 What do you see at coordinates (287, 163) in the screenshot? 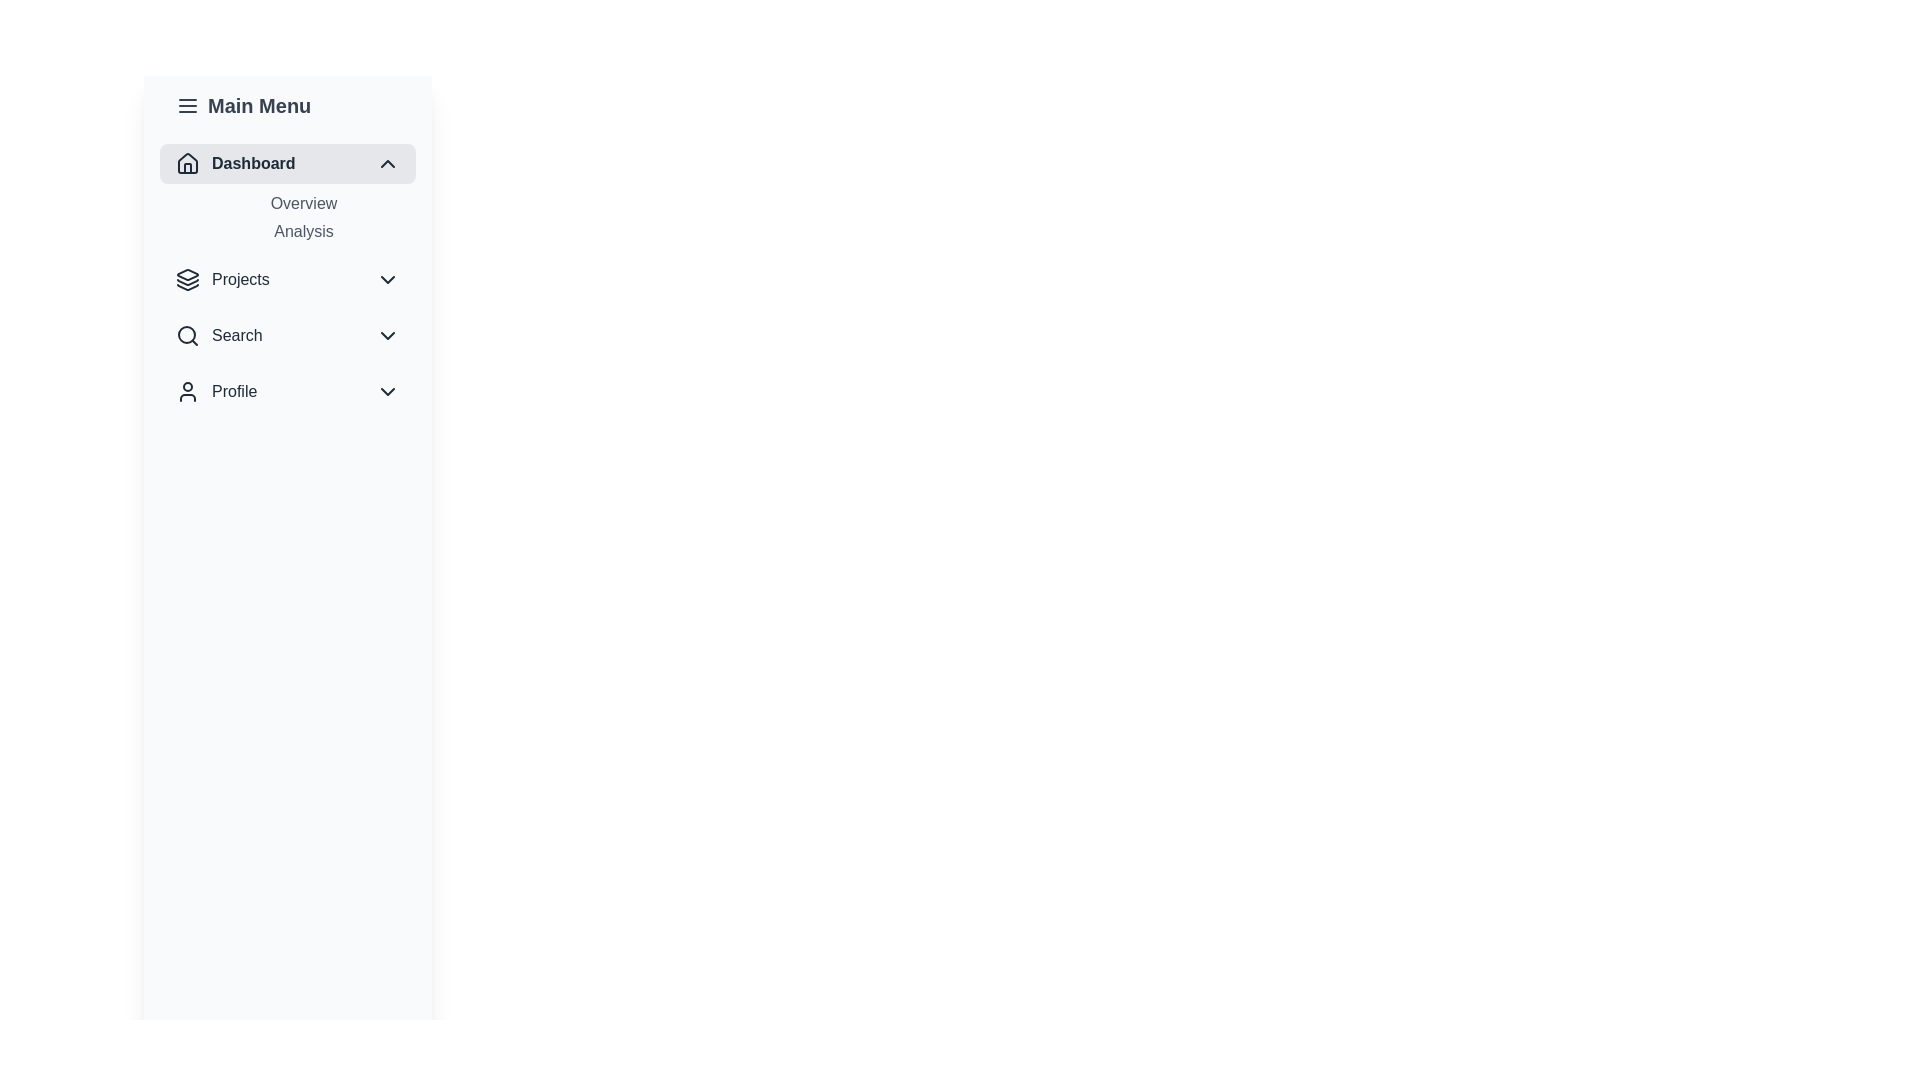
I see `the 'Dashboard' button, which is a clickable rectangular button with a light gray background, rounded corners, and bold black text, located at the first position` at bounding box center [287, 163].